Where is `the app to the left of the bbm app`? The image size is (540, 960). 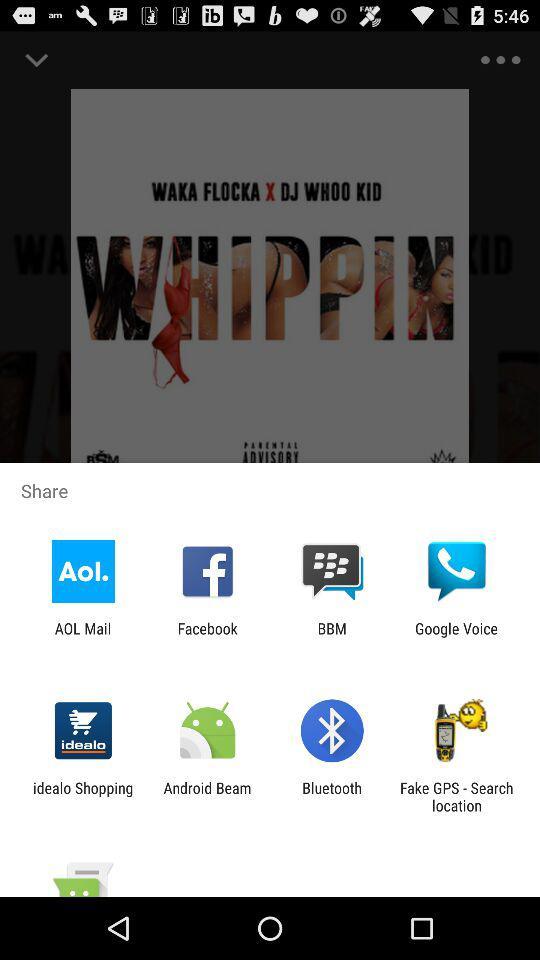
the app to the left of the bbm app is located at coordinates (206, 636).